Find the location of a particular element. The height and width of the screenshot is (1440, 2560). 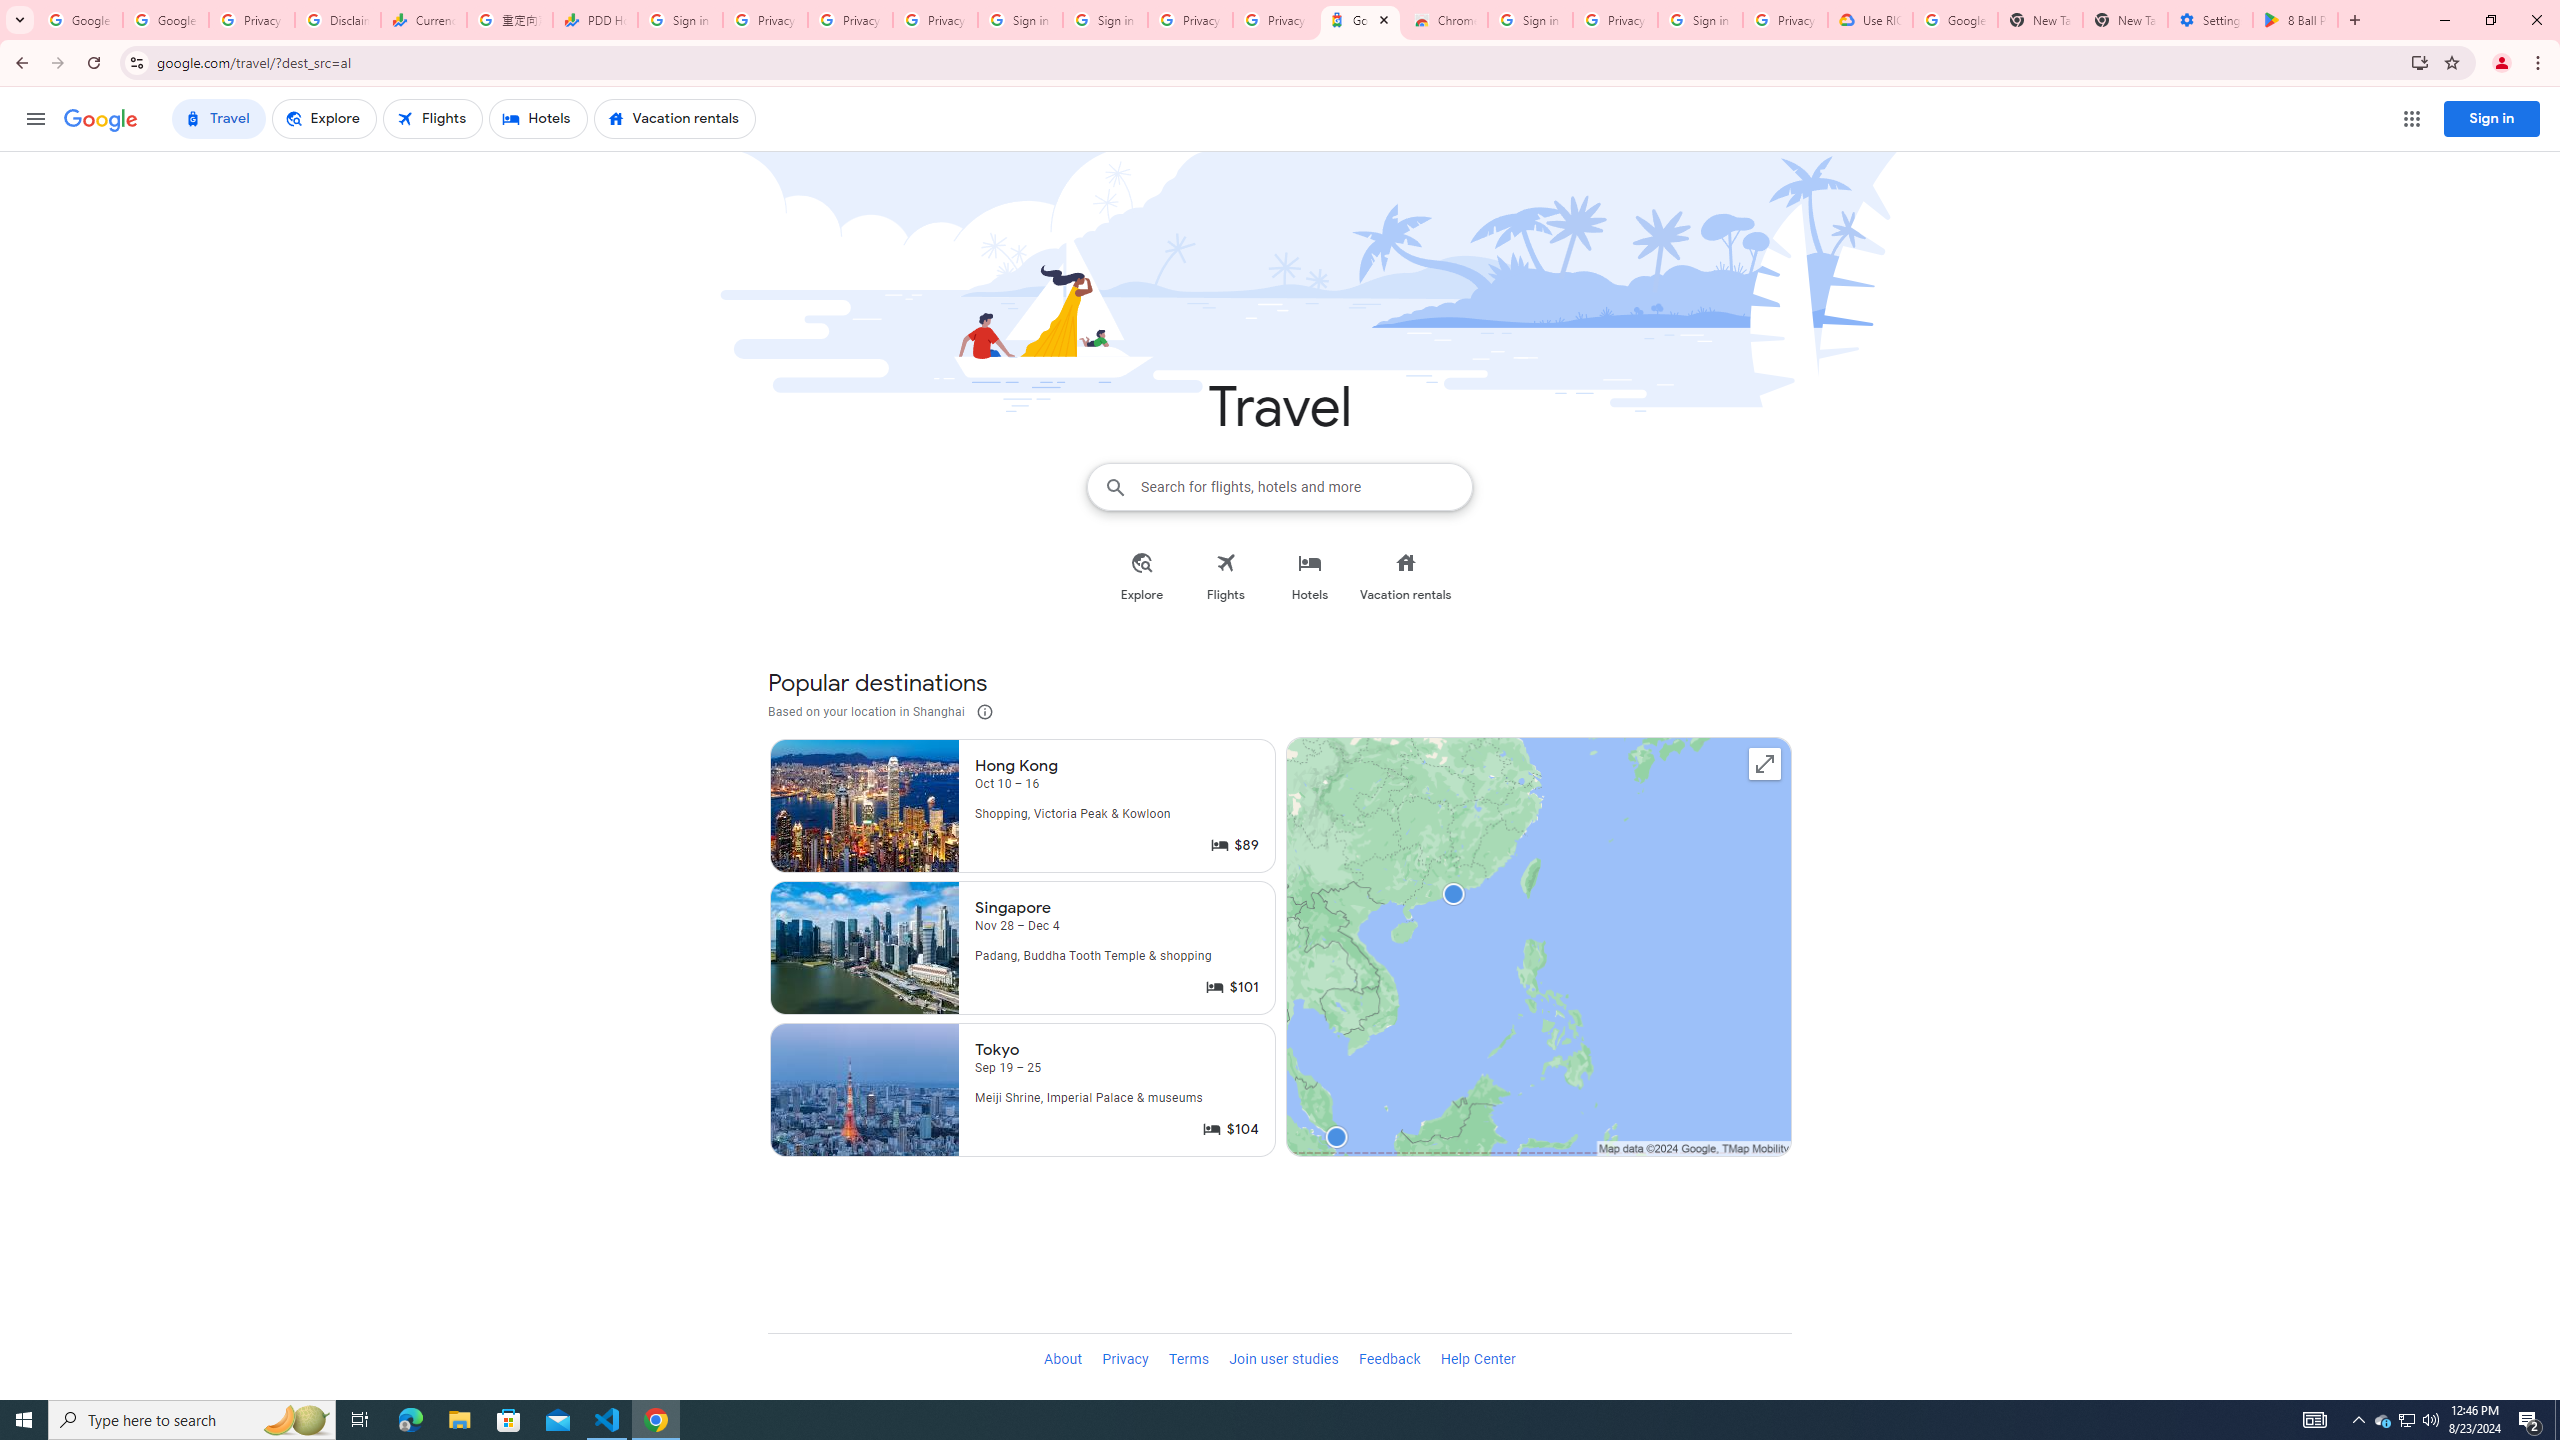

'Help Center' is located at coordinates (1477, 1359).